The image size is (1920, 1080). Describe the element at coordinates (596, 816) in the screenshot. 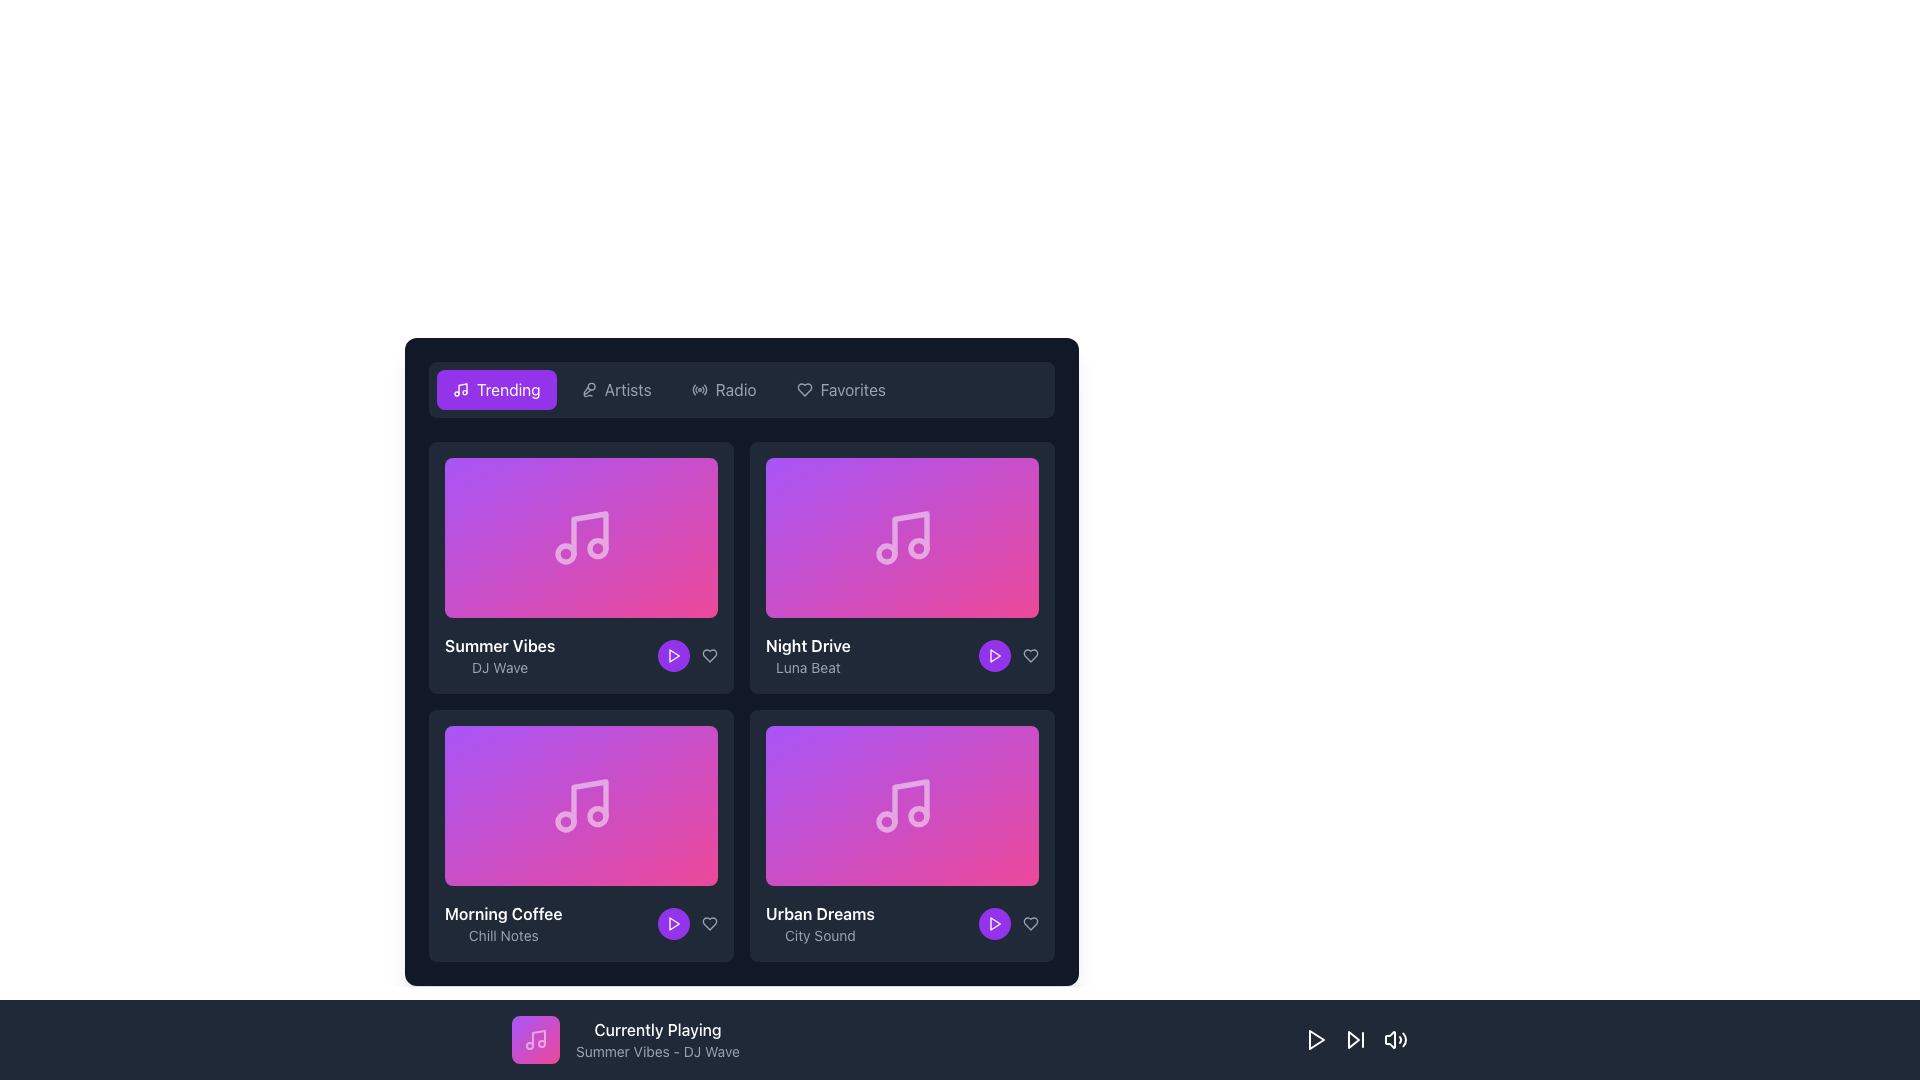

I see `the second SVG circle graphic in the music note icon on the 'Morning Coffee' card located at the bottom left side of the grid` at that location.